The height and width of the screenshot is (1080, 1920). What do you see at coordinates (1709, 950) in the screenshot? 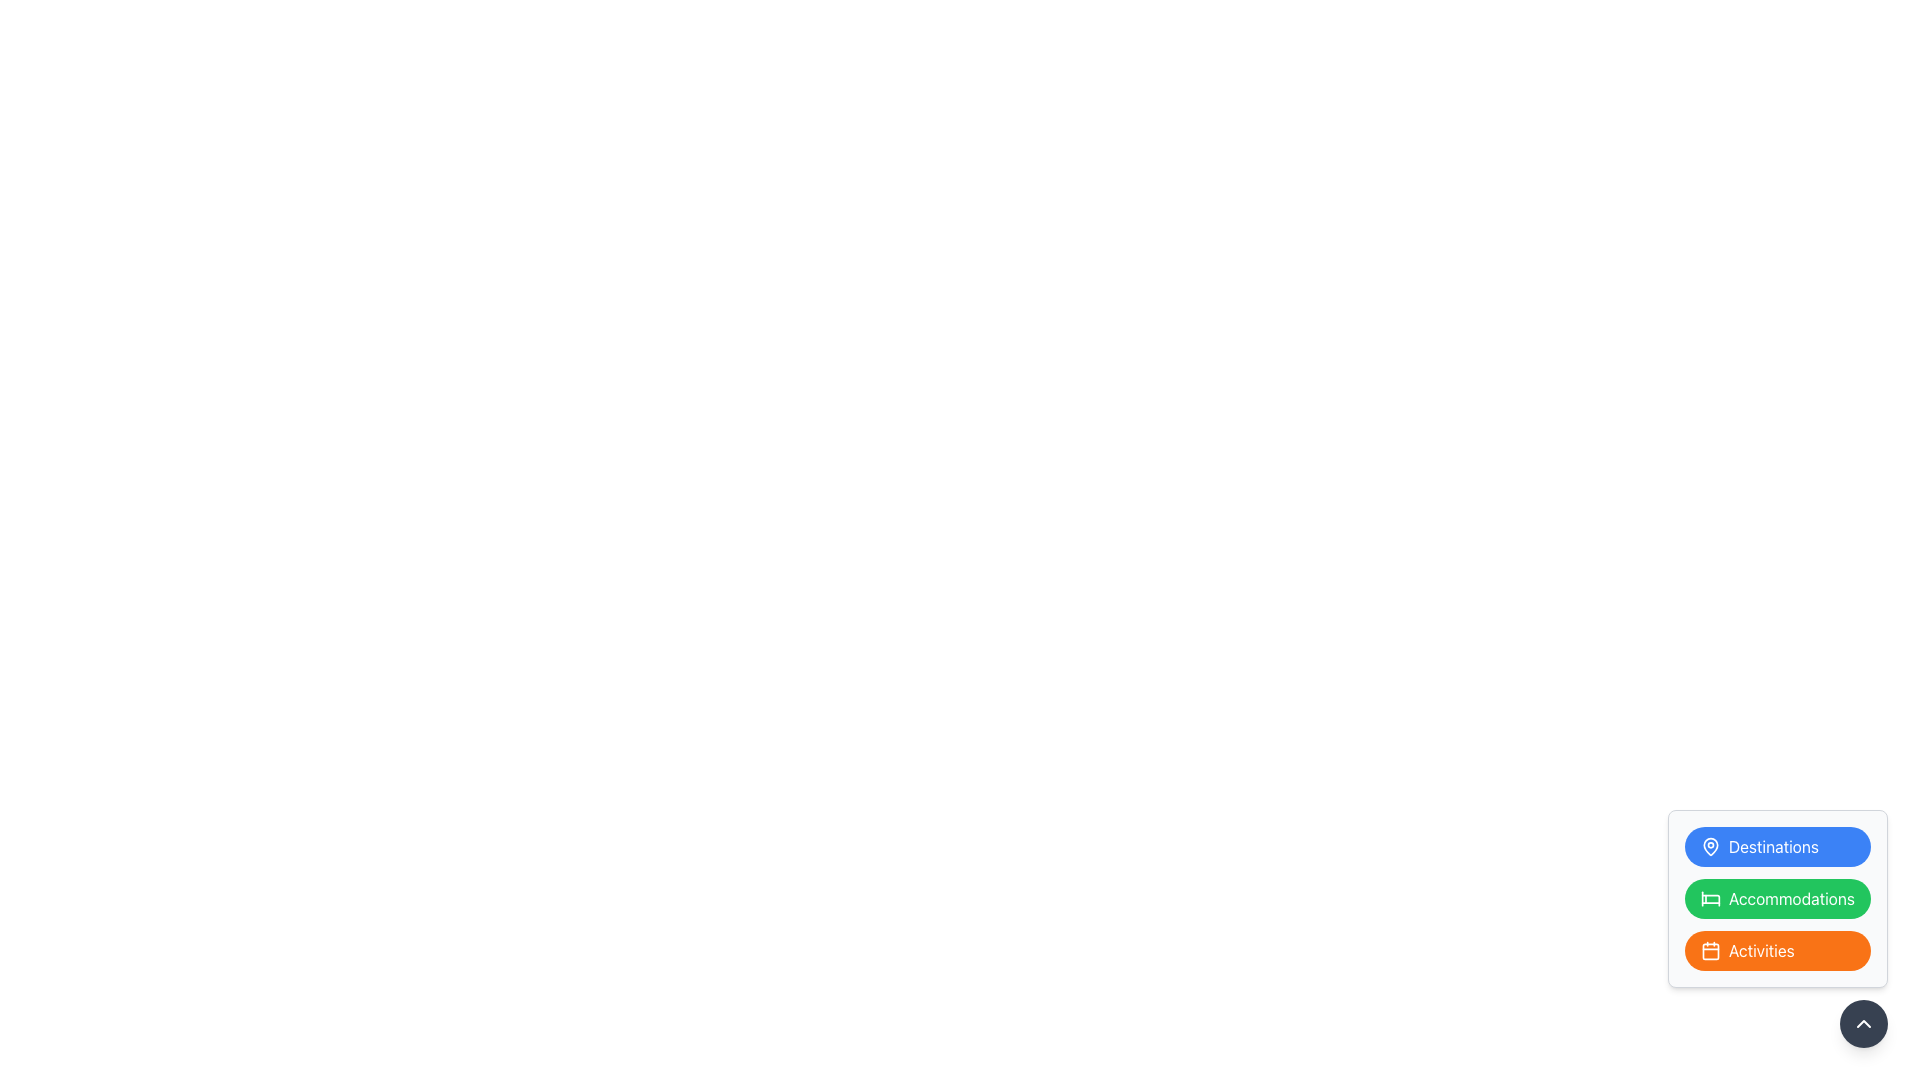
I see `the icon that represents activities, located as the first visual component to the left within the 'Activities' button at the bottom-right corner of the interface` at bounding box center [1709, 950].